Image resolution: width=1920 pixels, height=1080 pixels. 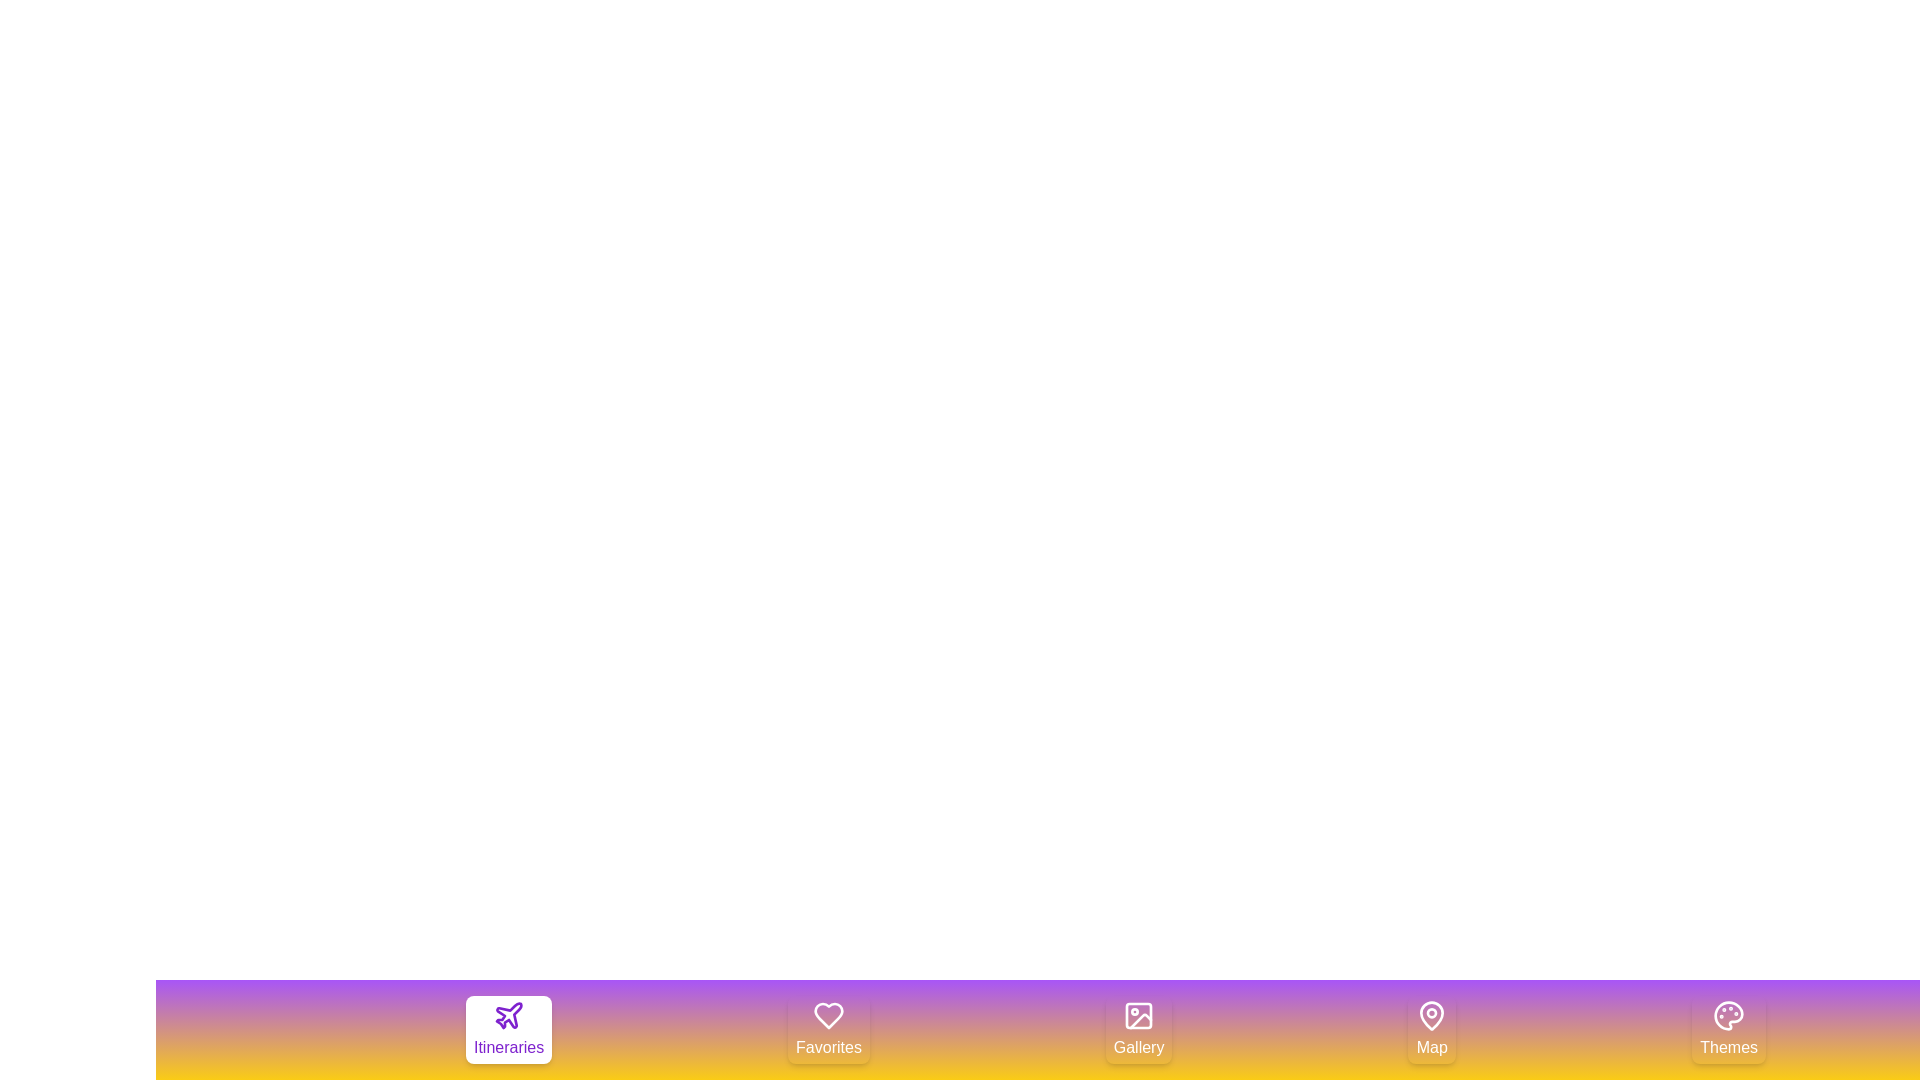 I want to click on the tab labeled Favorites to observe its hover effect, so click(x=829, y=1029).